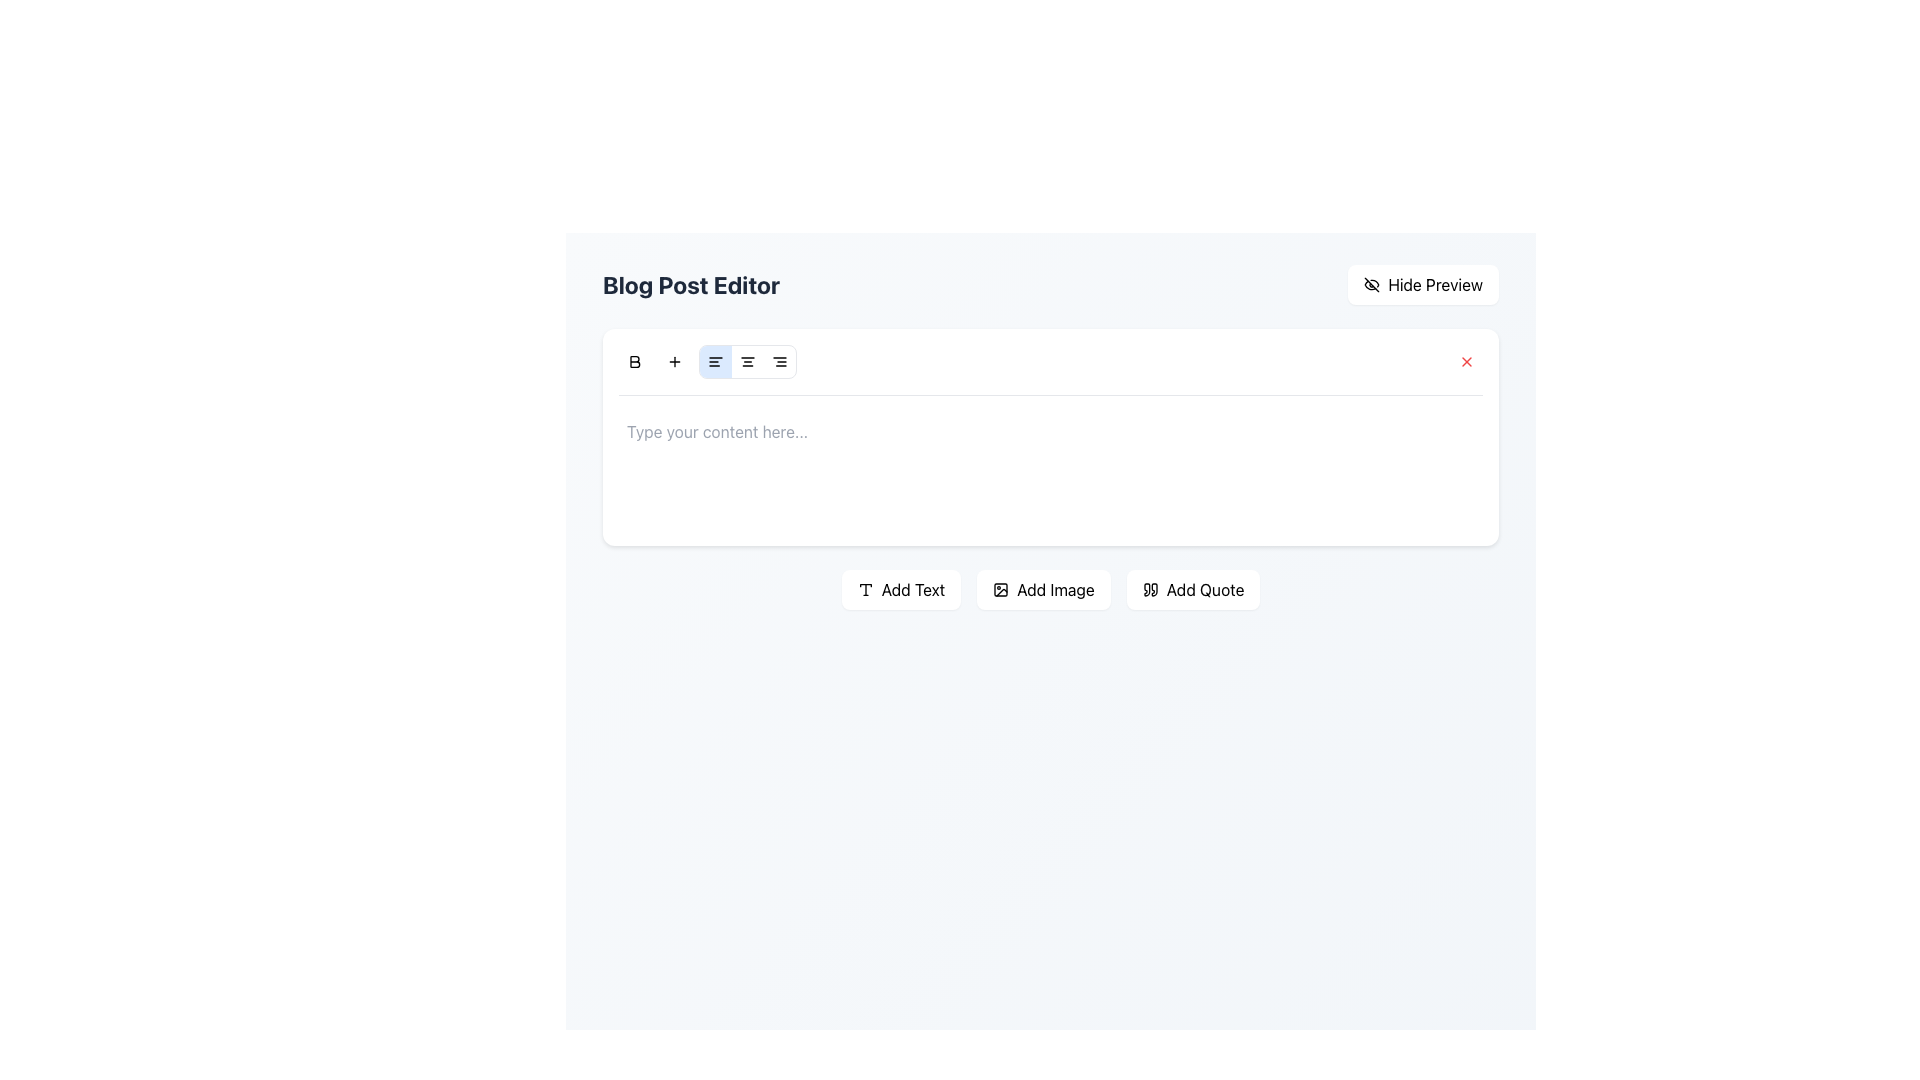 This screenshot has height=1080, width=1920. What do you see at coordinates (1042, 589) in the screenshot?
I see `the button that allows the user to add an image to the editable content section, located between the 'Add Text' button on the left and the 'Add Quote' button on the right` at bounding box center [1042, 589].